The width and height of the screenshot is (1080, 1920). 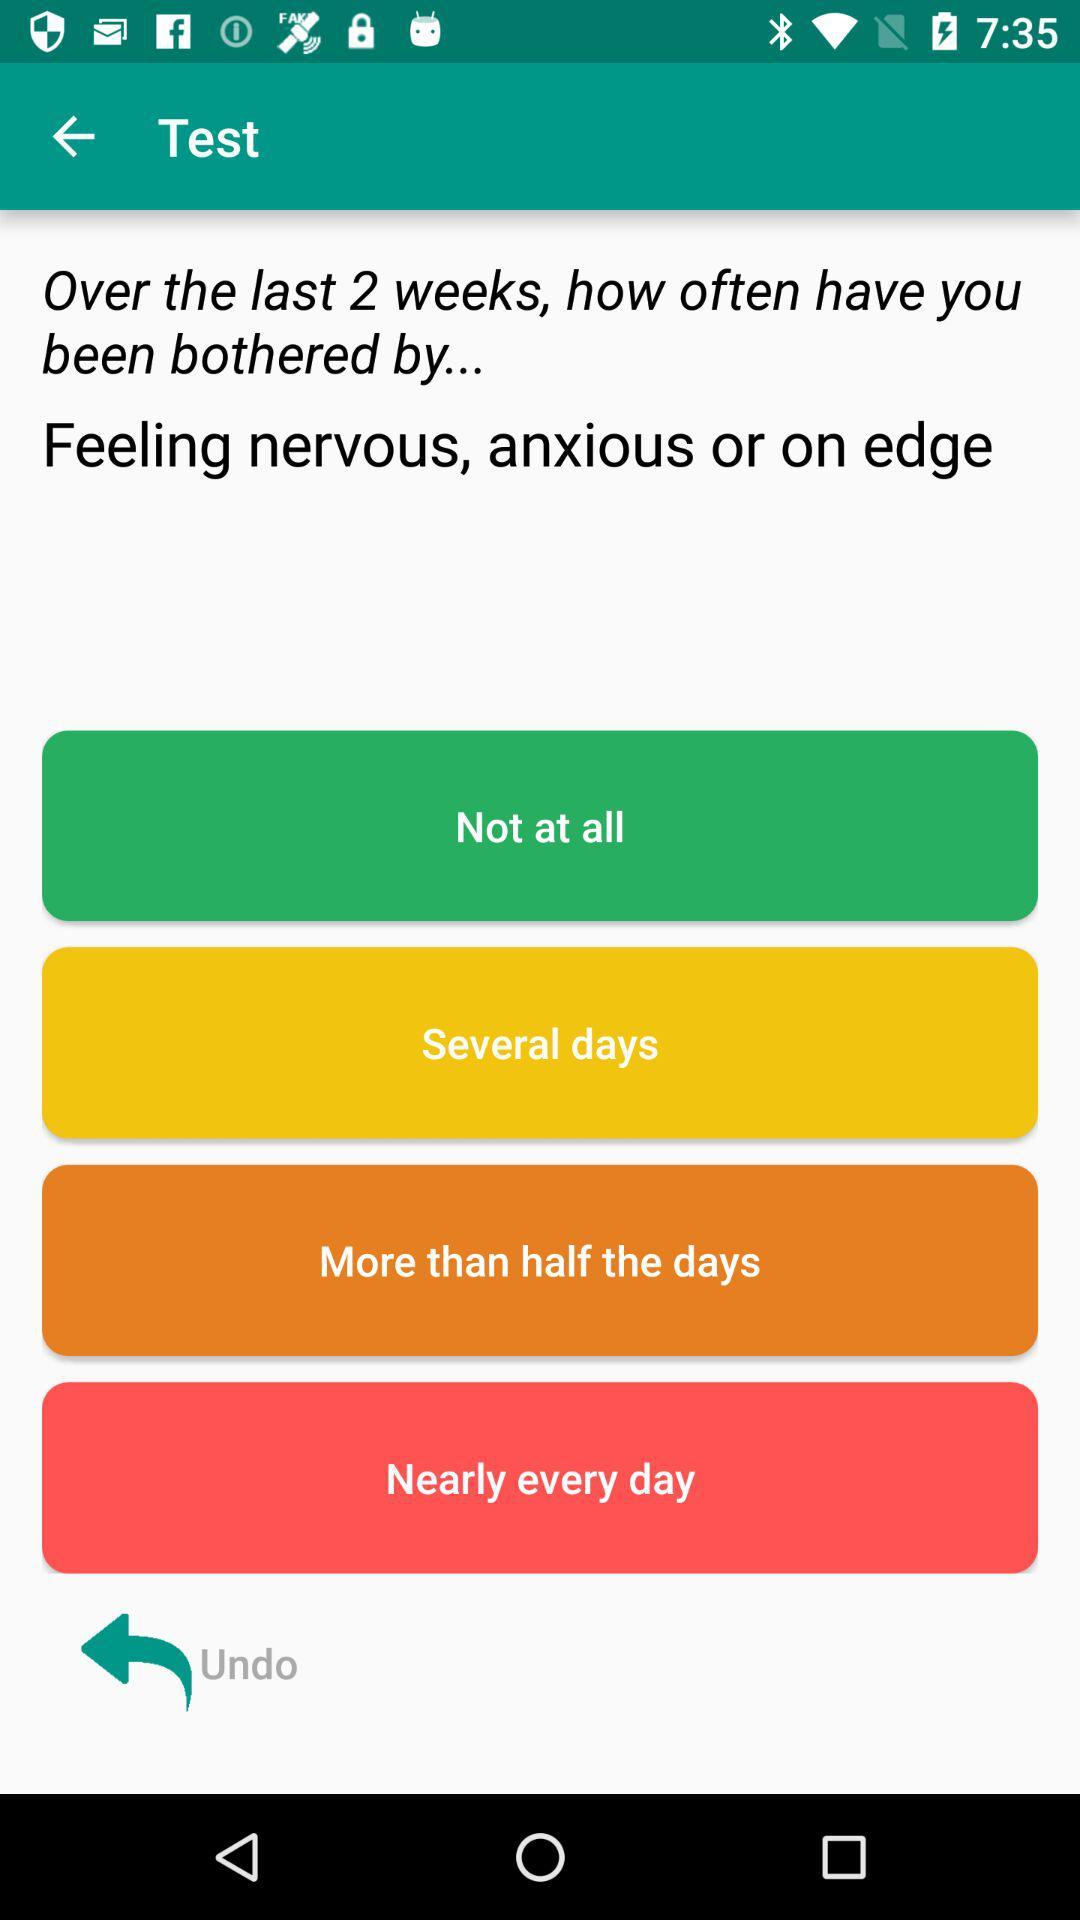 I want to click on the app to the left of the test icon, so click(x=72, y=135).